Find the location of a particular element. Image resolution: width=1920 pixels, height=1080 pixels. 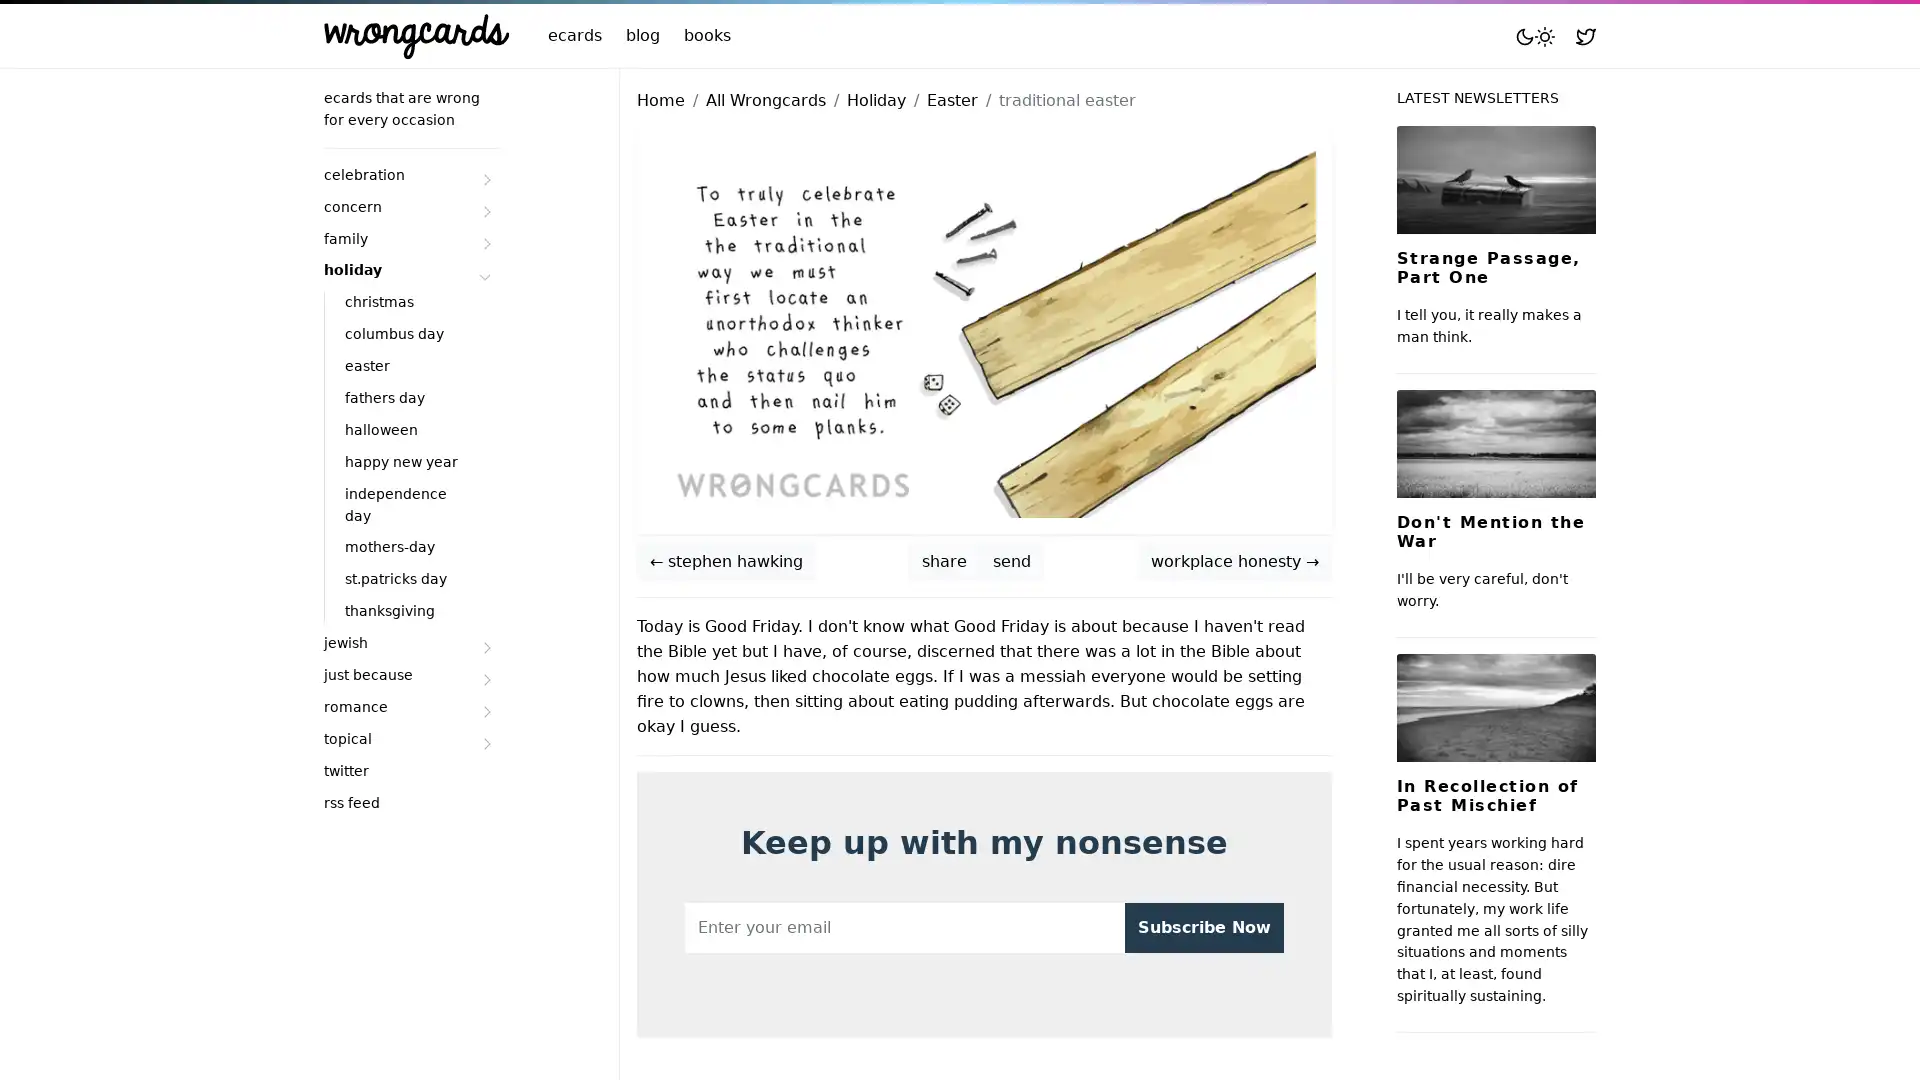

Submenu is located at coordinates (484, 678).